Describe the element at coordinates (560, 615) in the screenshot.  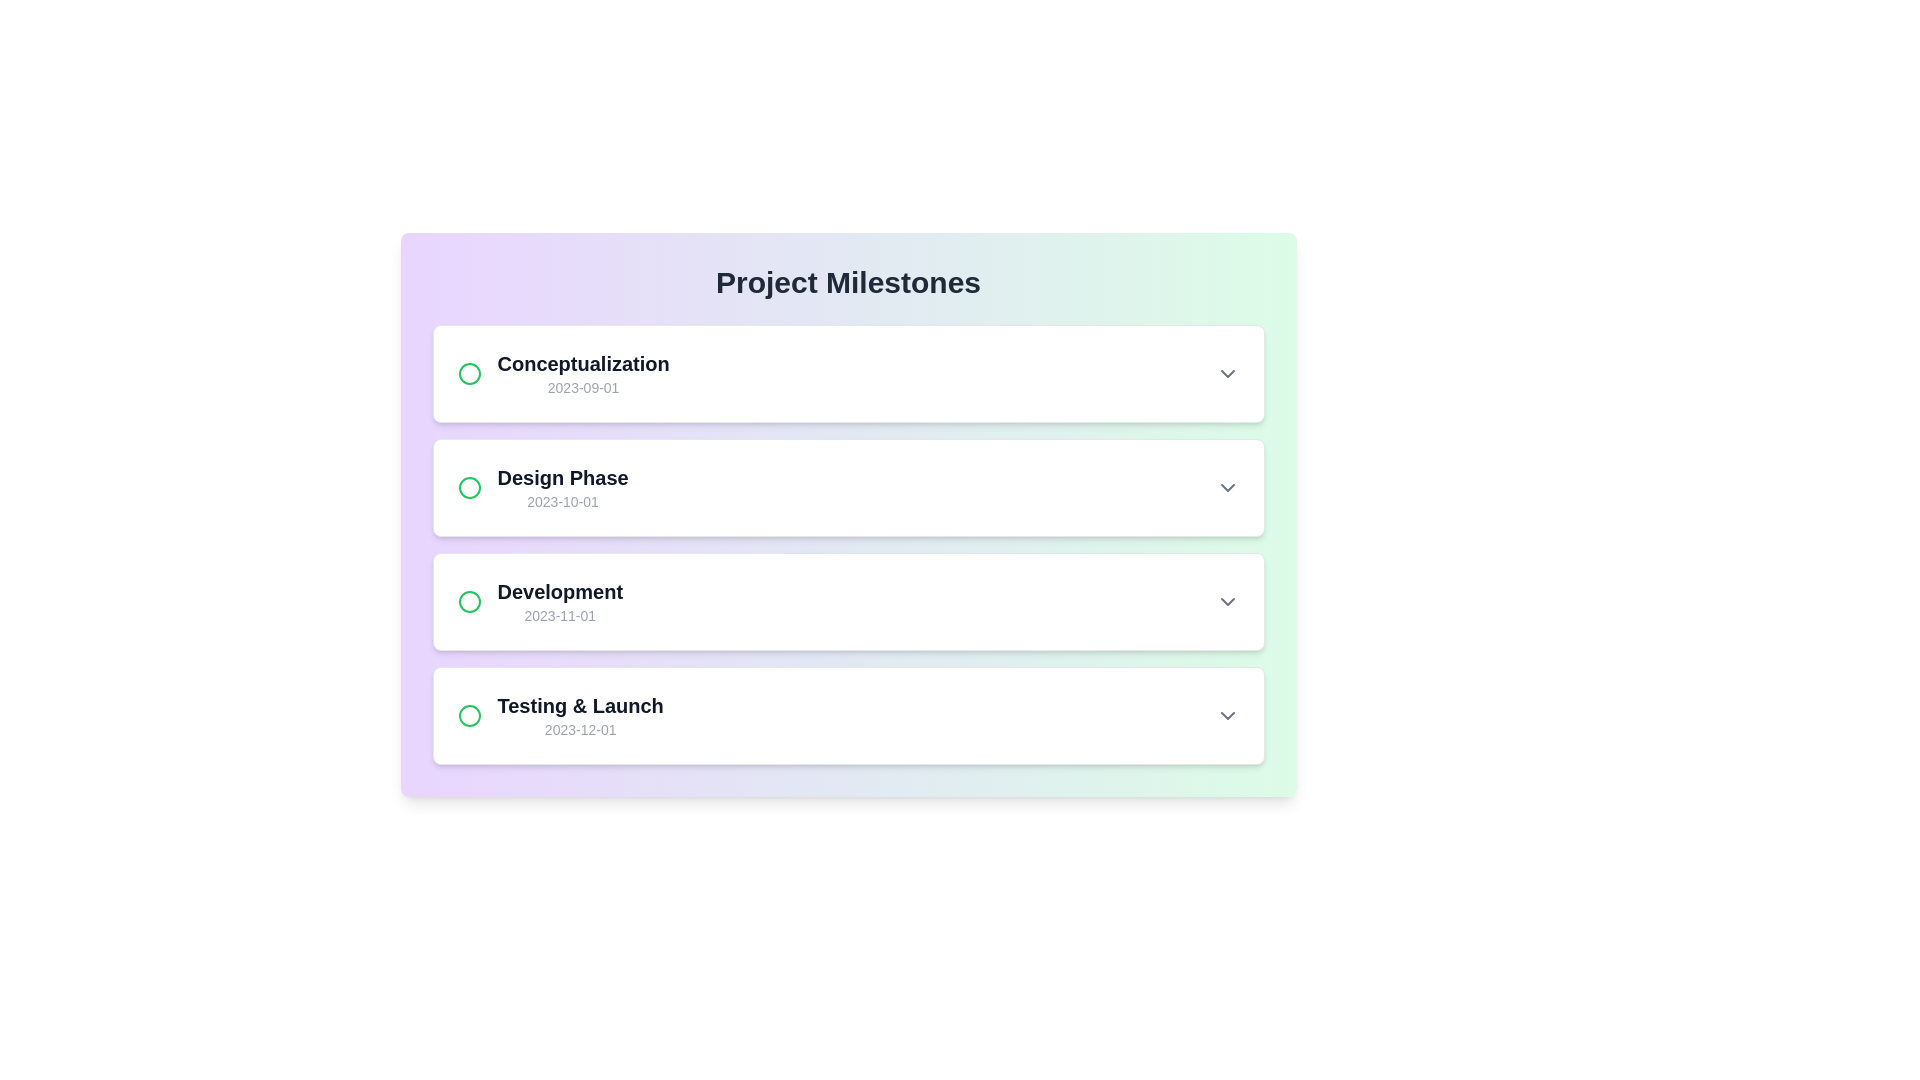
I see `the date text element located below the 'Development' heading, which provides supplemental information about the milestone` at that location.